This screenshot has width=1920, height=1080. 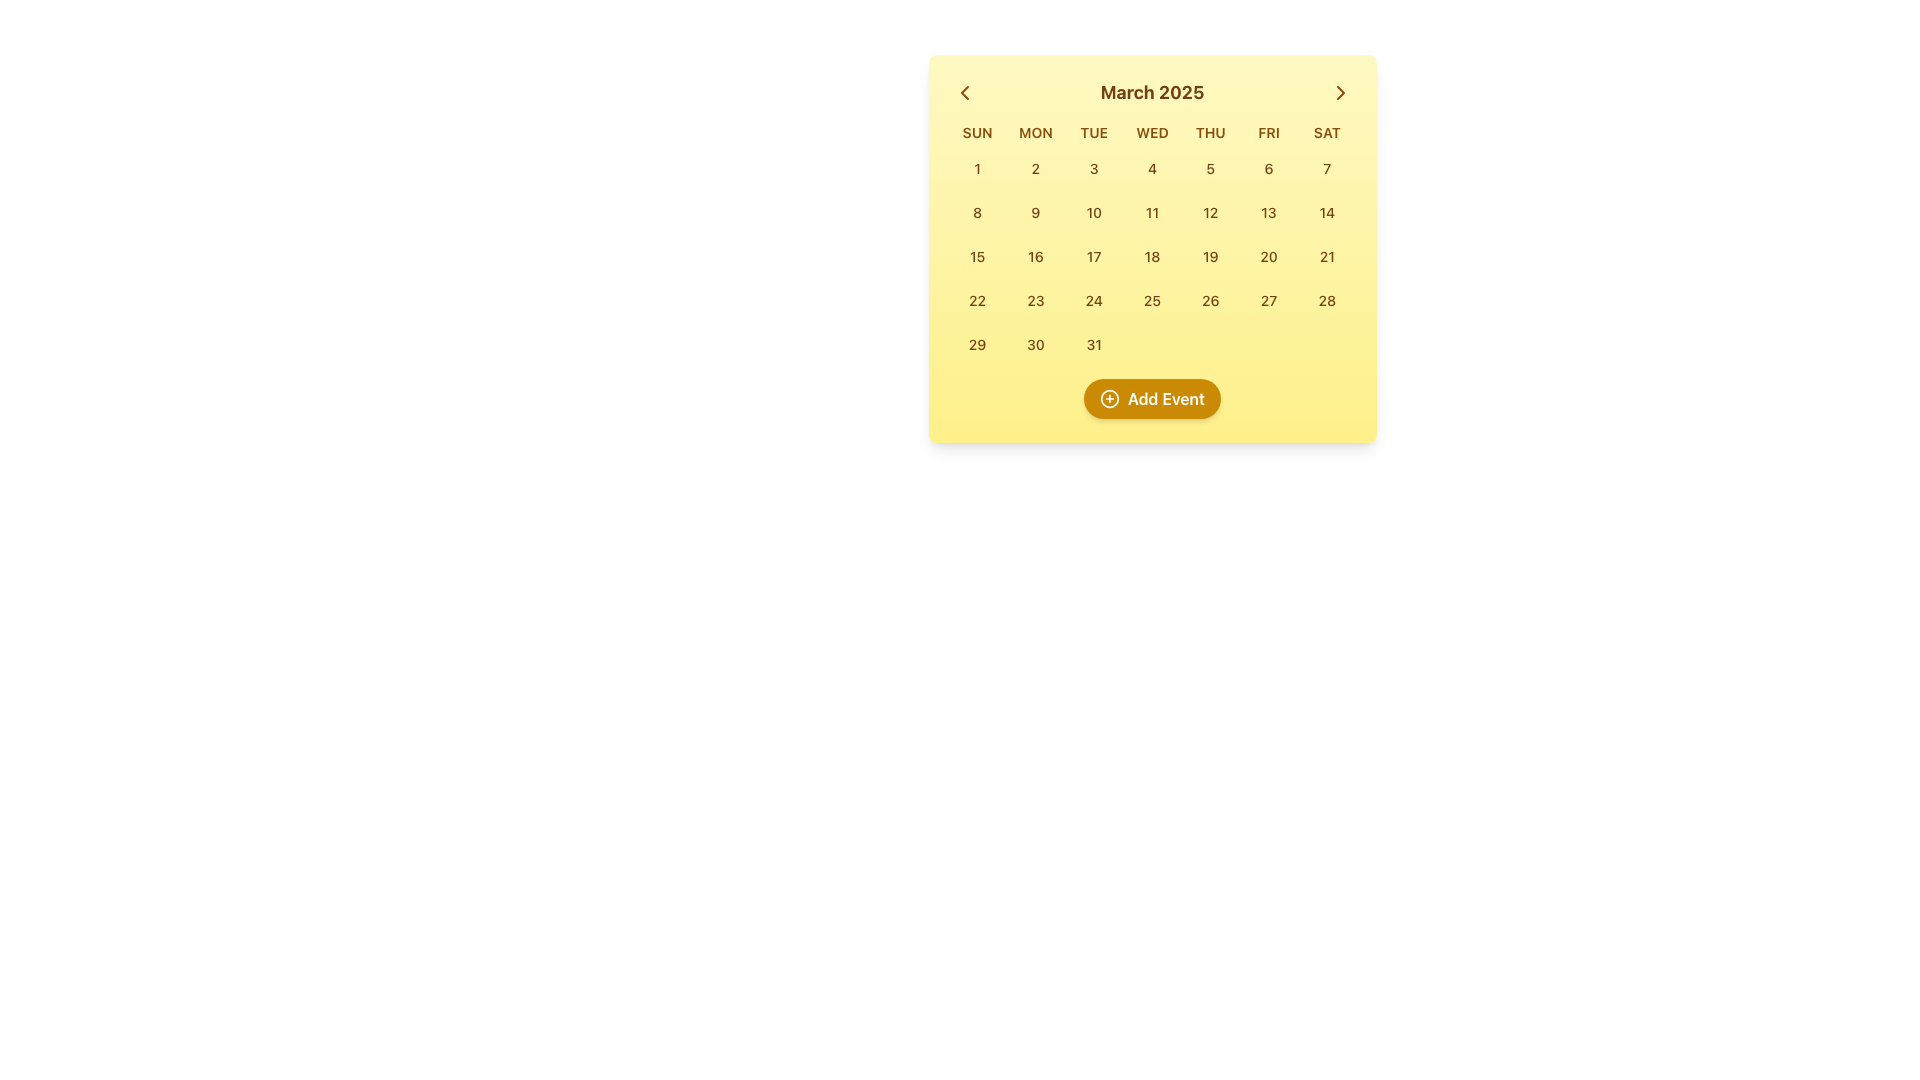 What do you see at coordinates (1327, 255) in the screenshot?
I see `the date '21' in the March 2025 calendar` at bounding box center [1327, 255].